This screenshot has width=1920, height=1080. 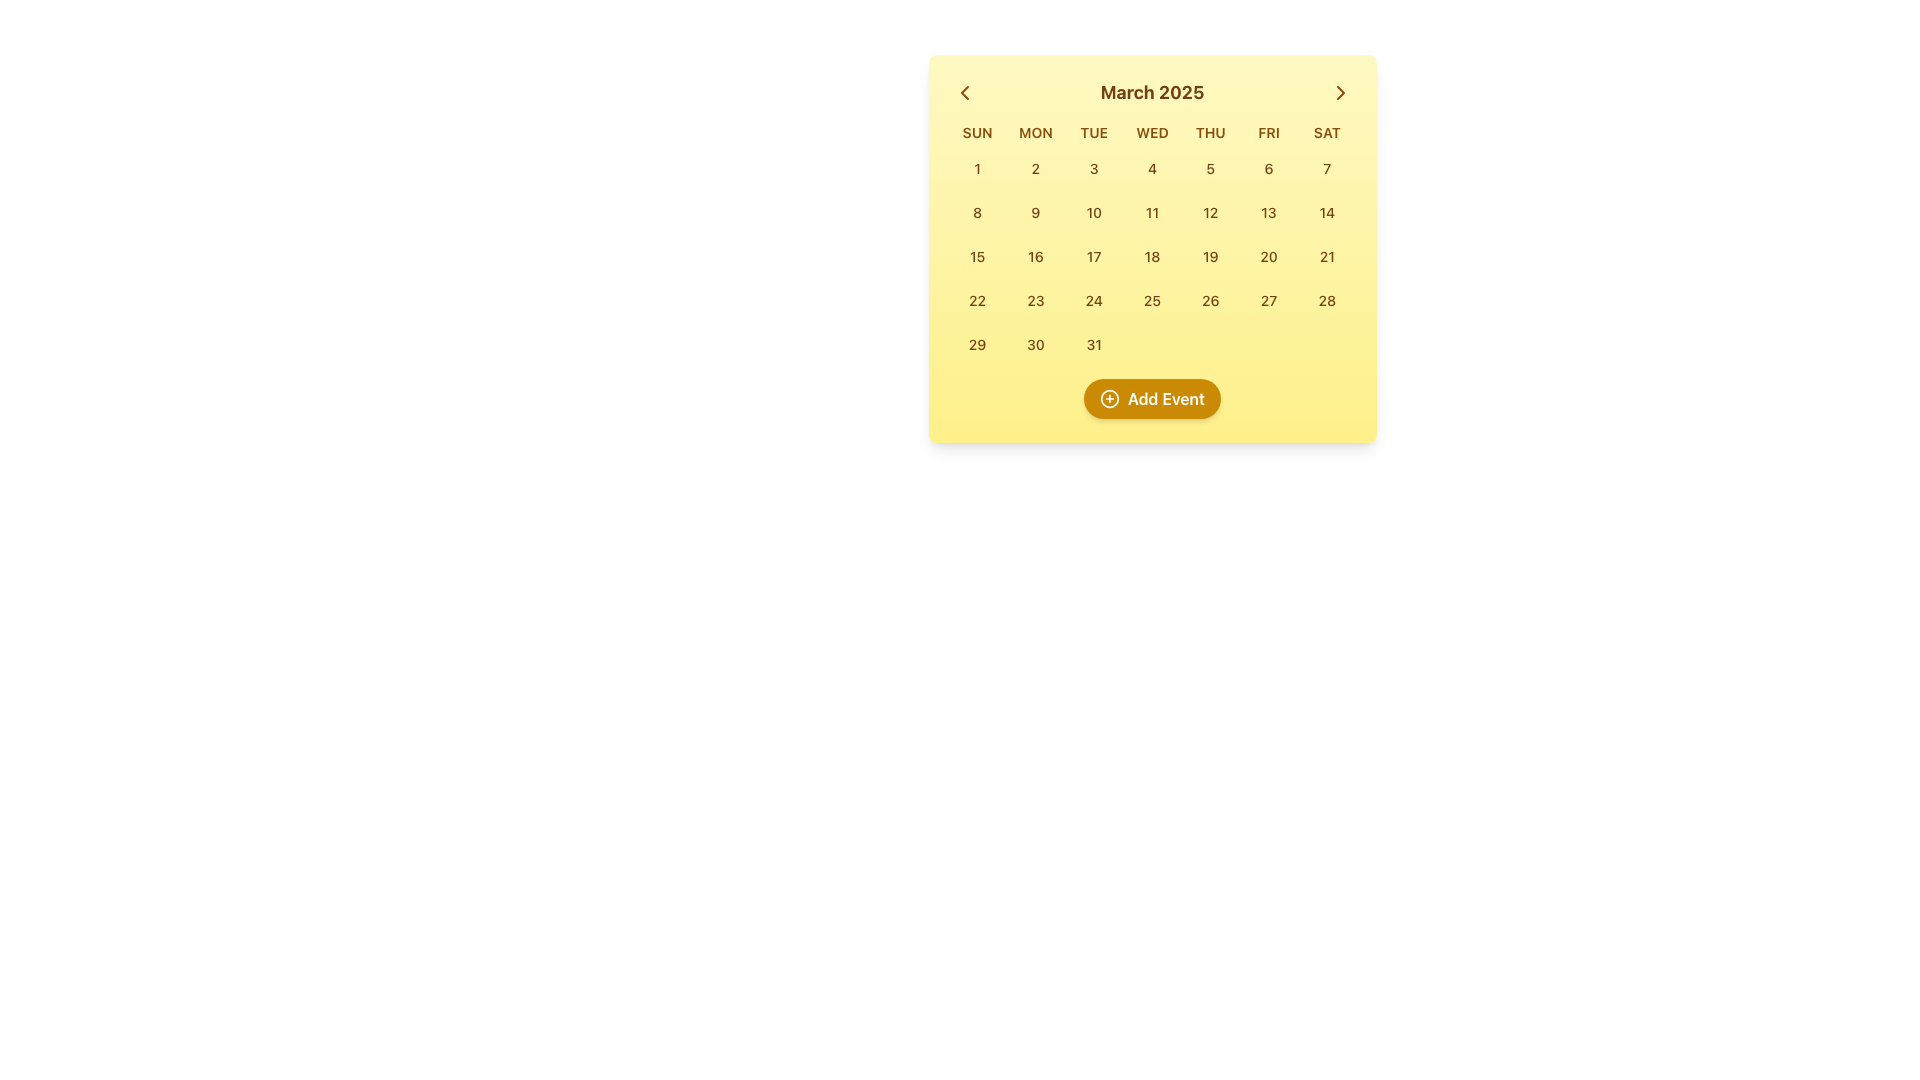 What do you see at coordinates (1327, 255) in the screenshot?
I see `the date '21' in the March 2025 calendar` at bounding box center [1327, 255].